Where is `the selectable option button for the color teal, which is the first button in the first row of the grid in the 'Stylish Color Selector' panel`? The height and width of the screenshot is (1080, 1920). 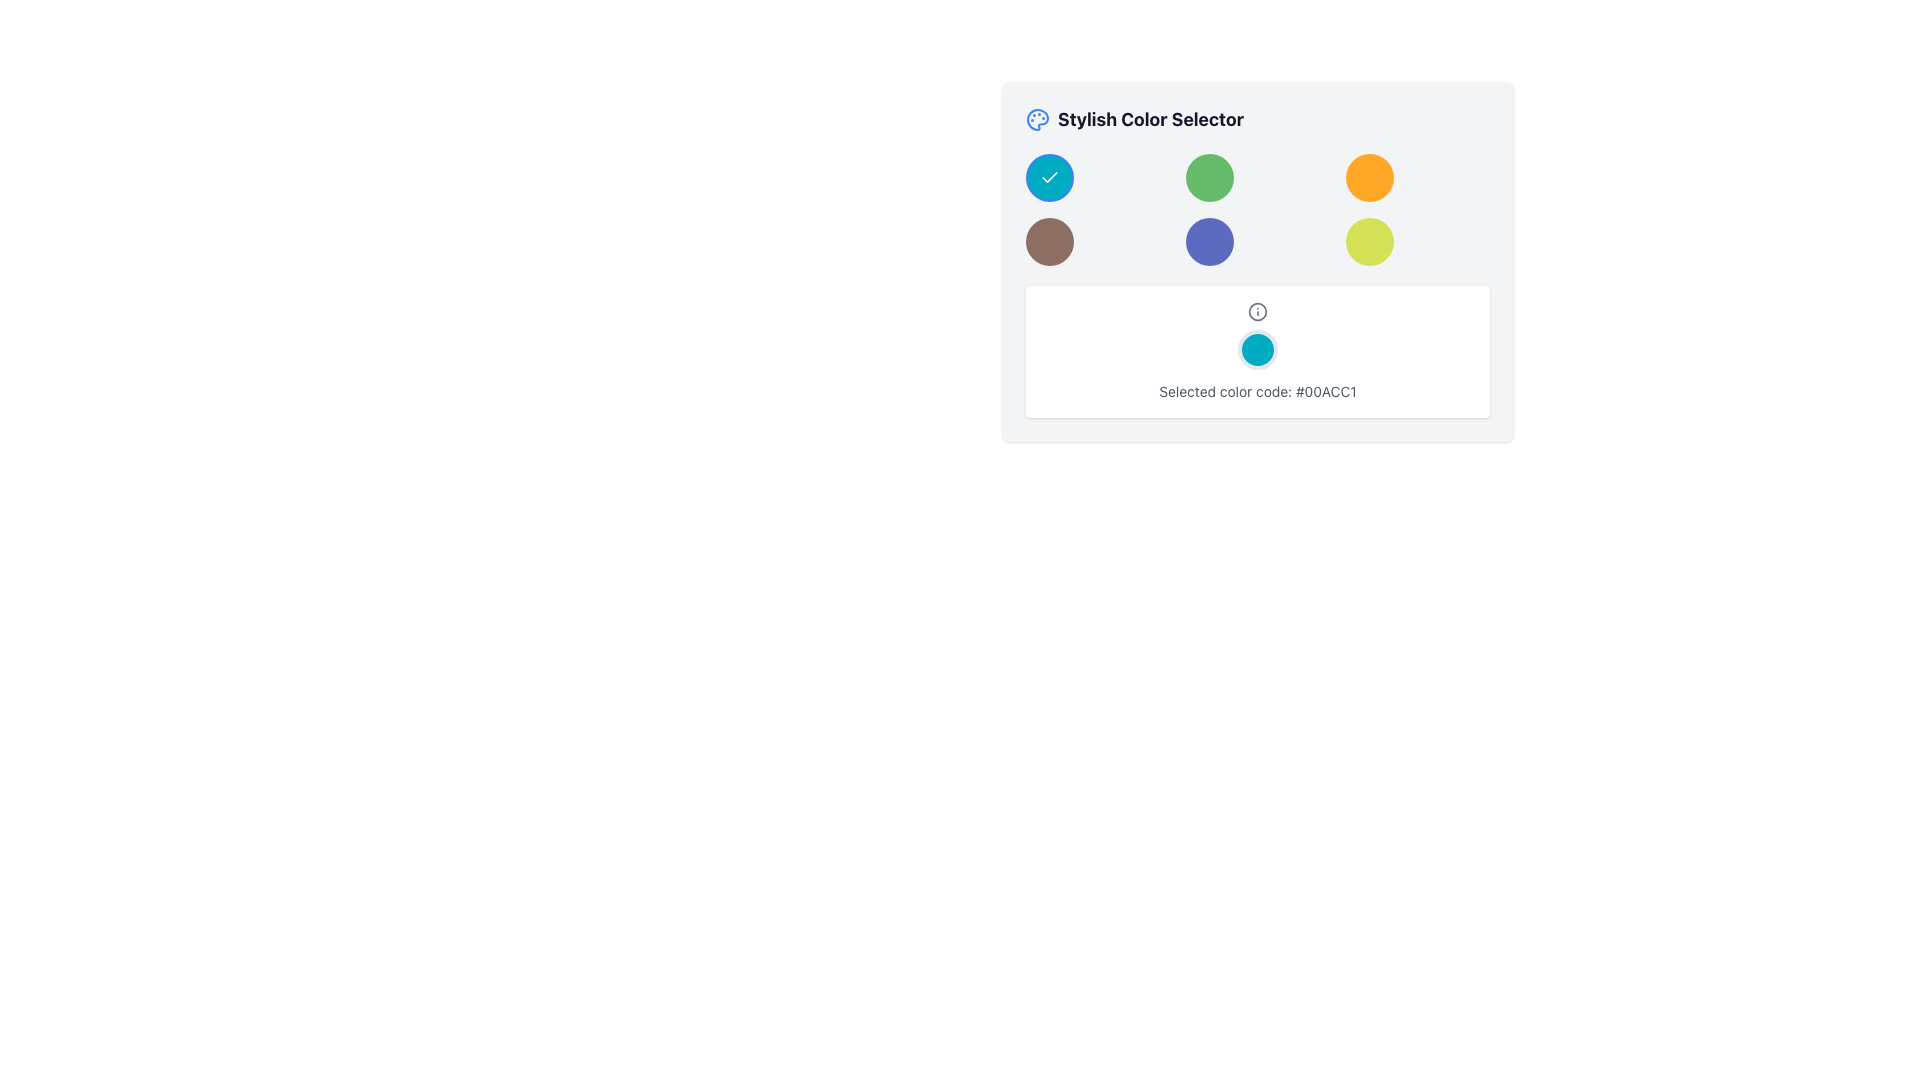 the selectable option button for the color teal, which is the first button in the first row of the grid in the 'Stylish Color Selector' panel is located at coordinates (1049, 176).